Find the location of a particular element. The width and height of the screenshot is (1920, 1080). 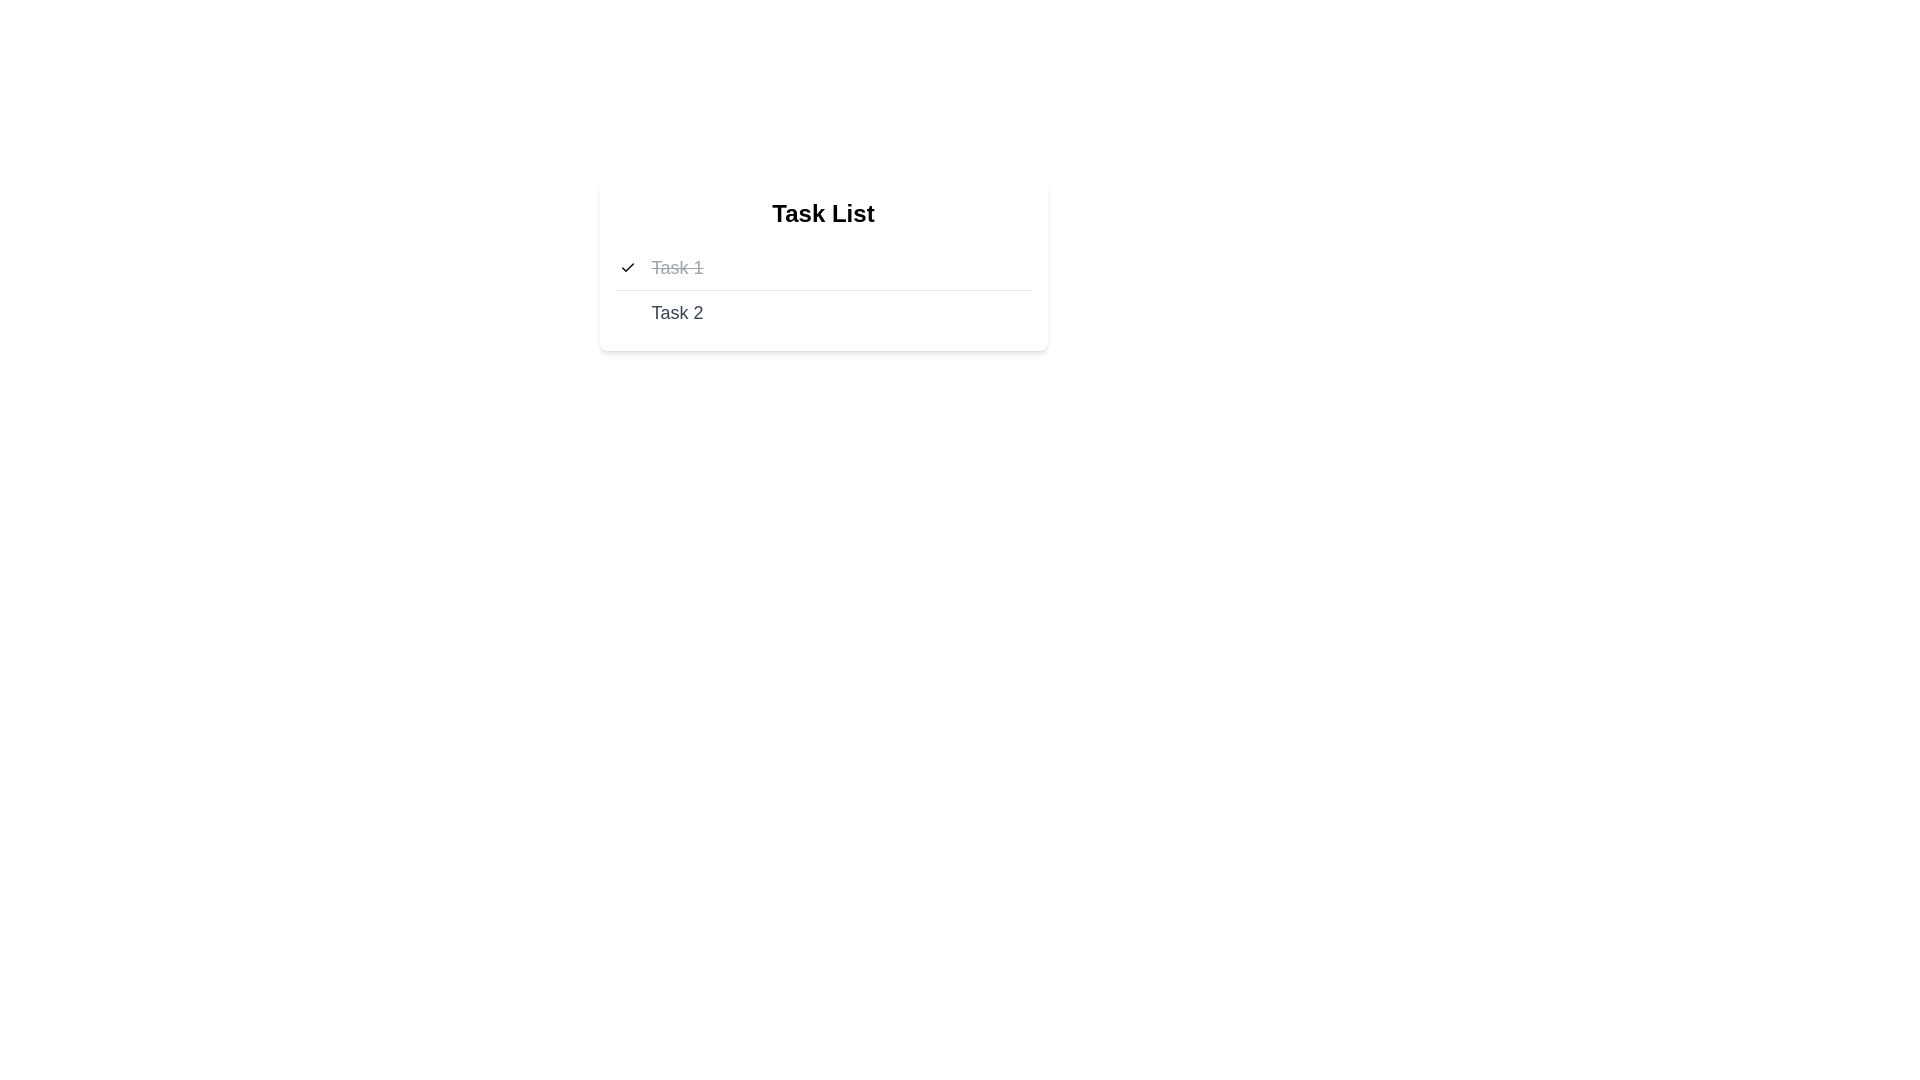

the text label that represents the title of the second task item in the task list, located below 'Task 1' is located at coordinates (677, 312).